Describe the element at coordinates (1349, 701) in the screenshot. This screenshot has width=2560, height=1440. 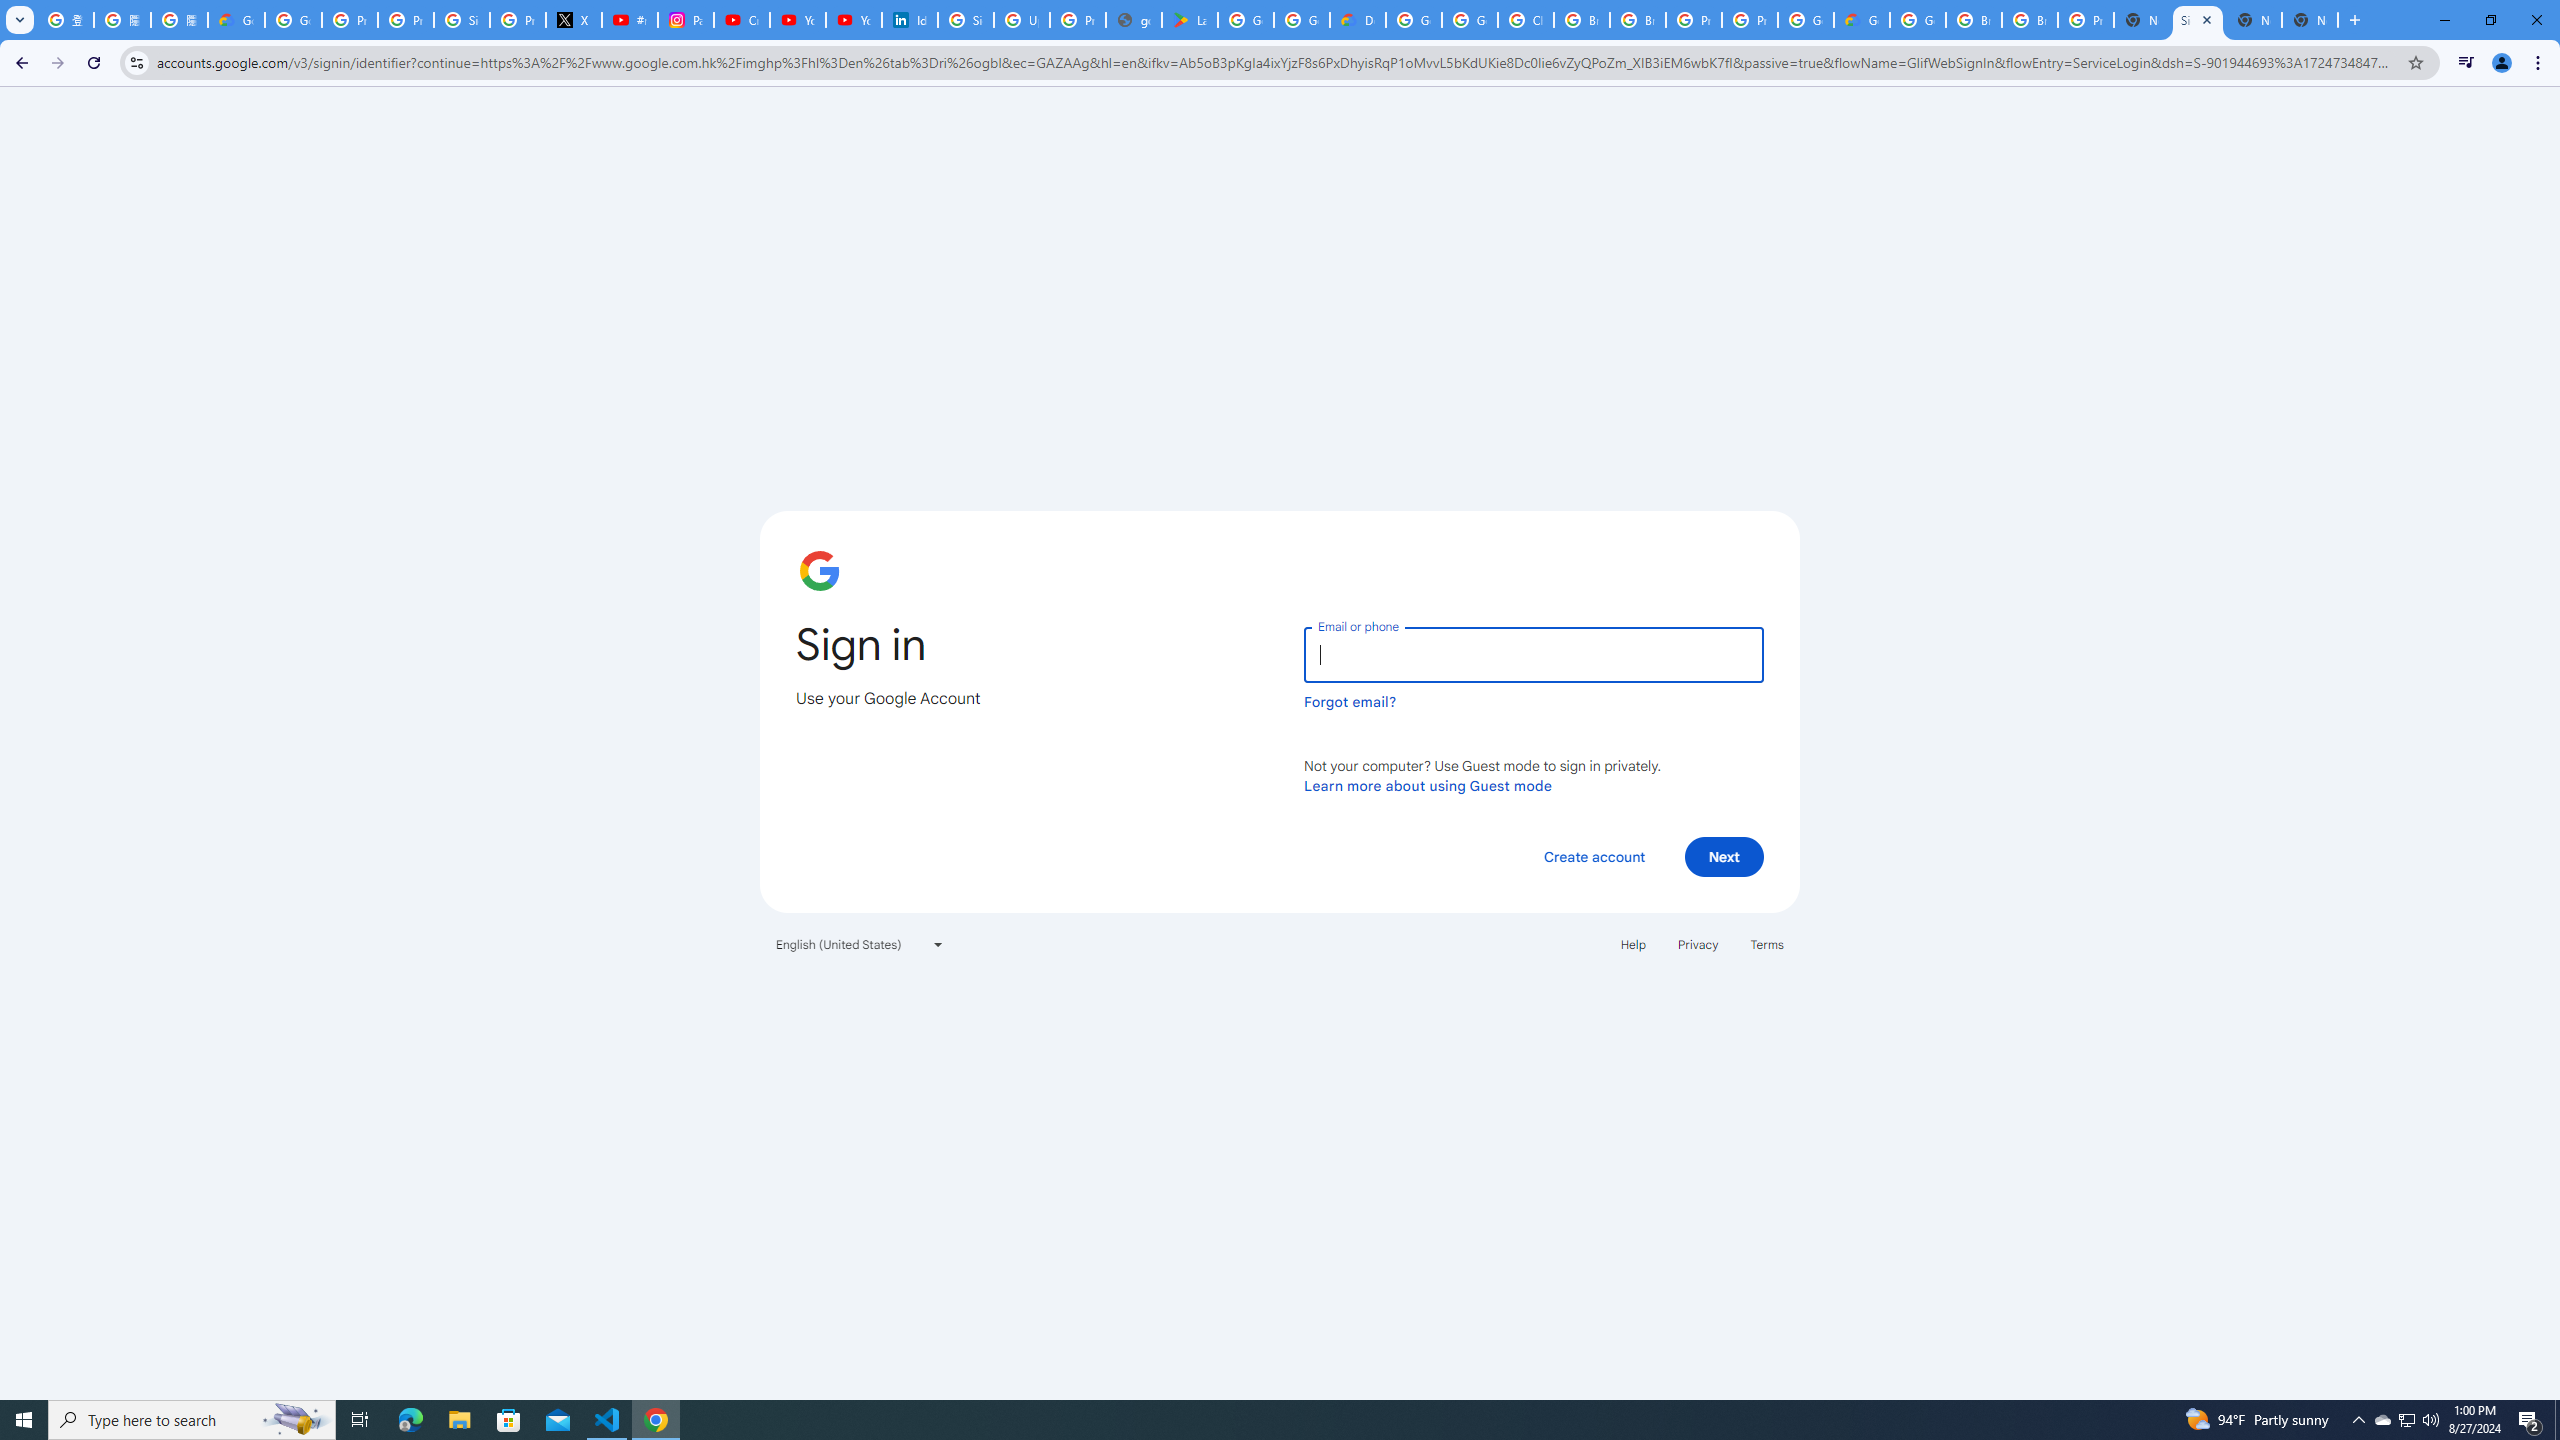
I see `'Forgot email?'` at that location.